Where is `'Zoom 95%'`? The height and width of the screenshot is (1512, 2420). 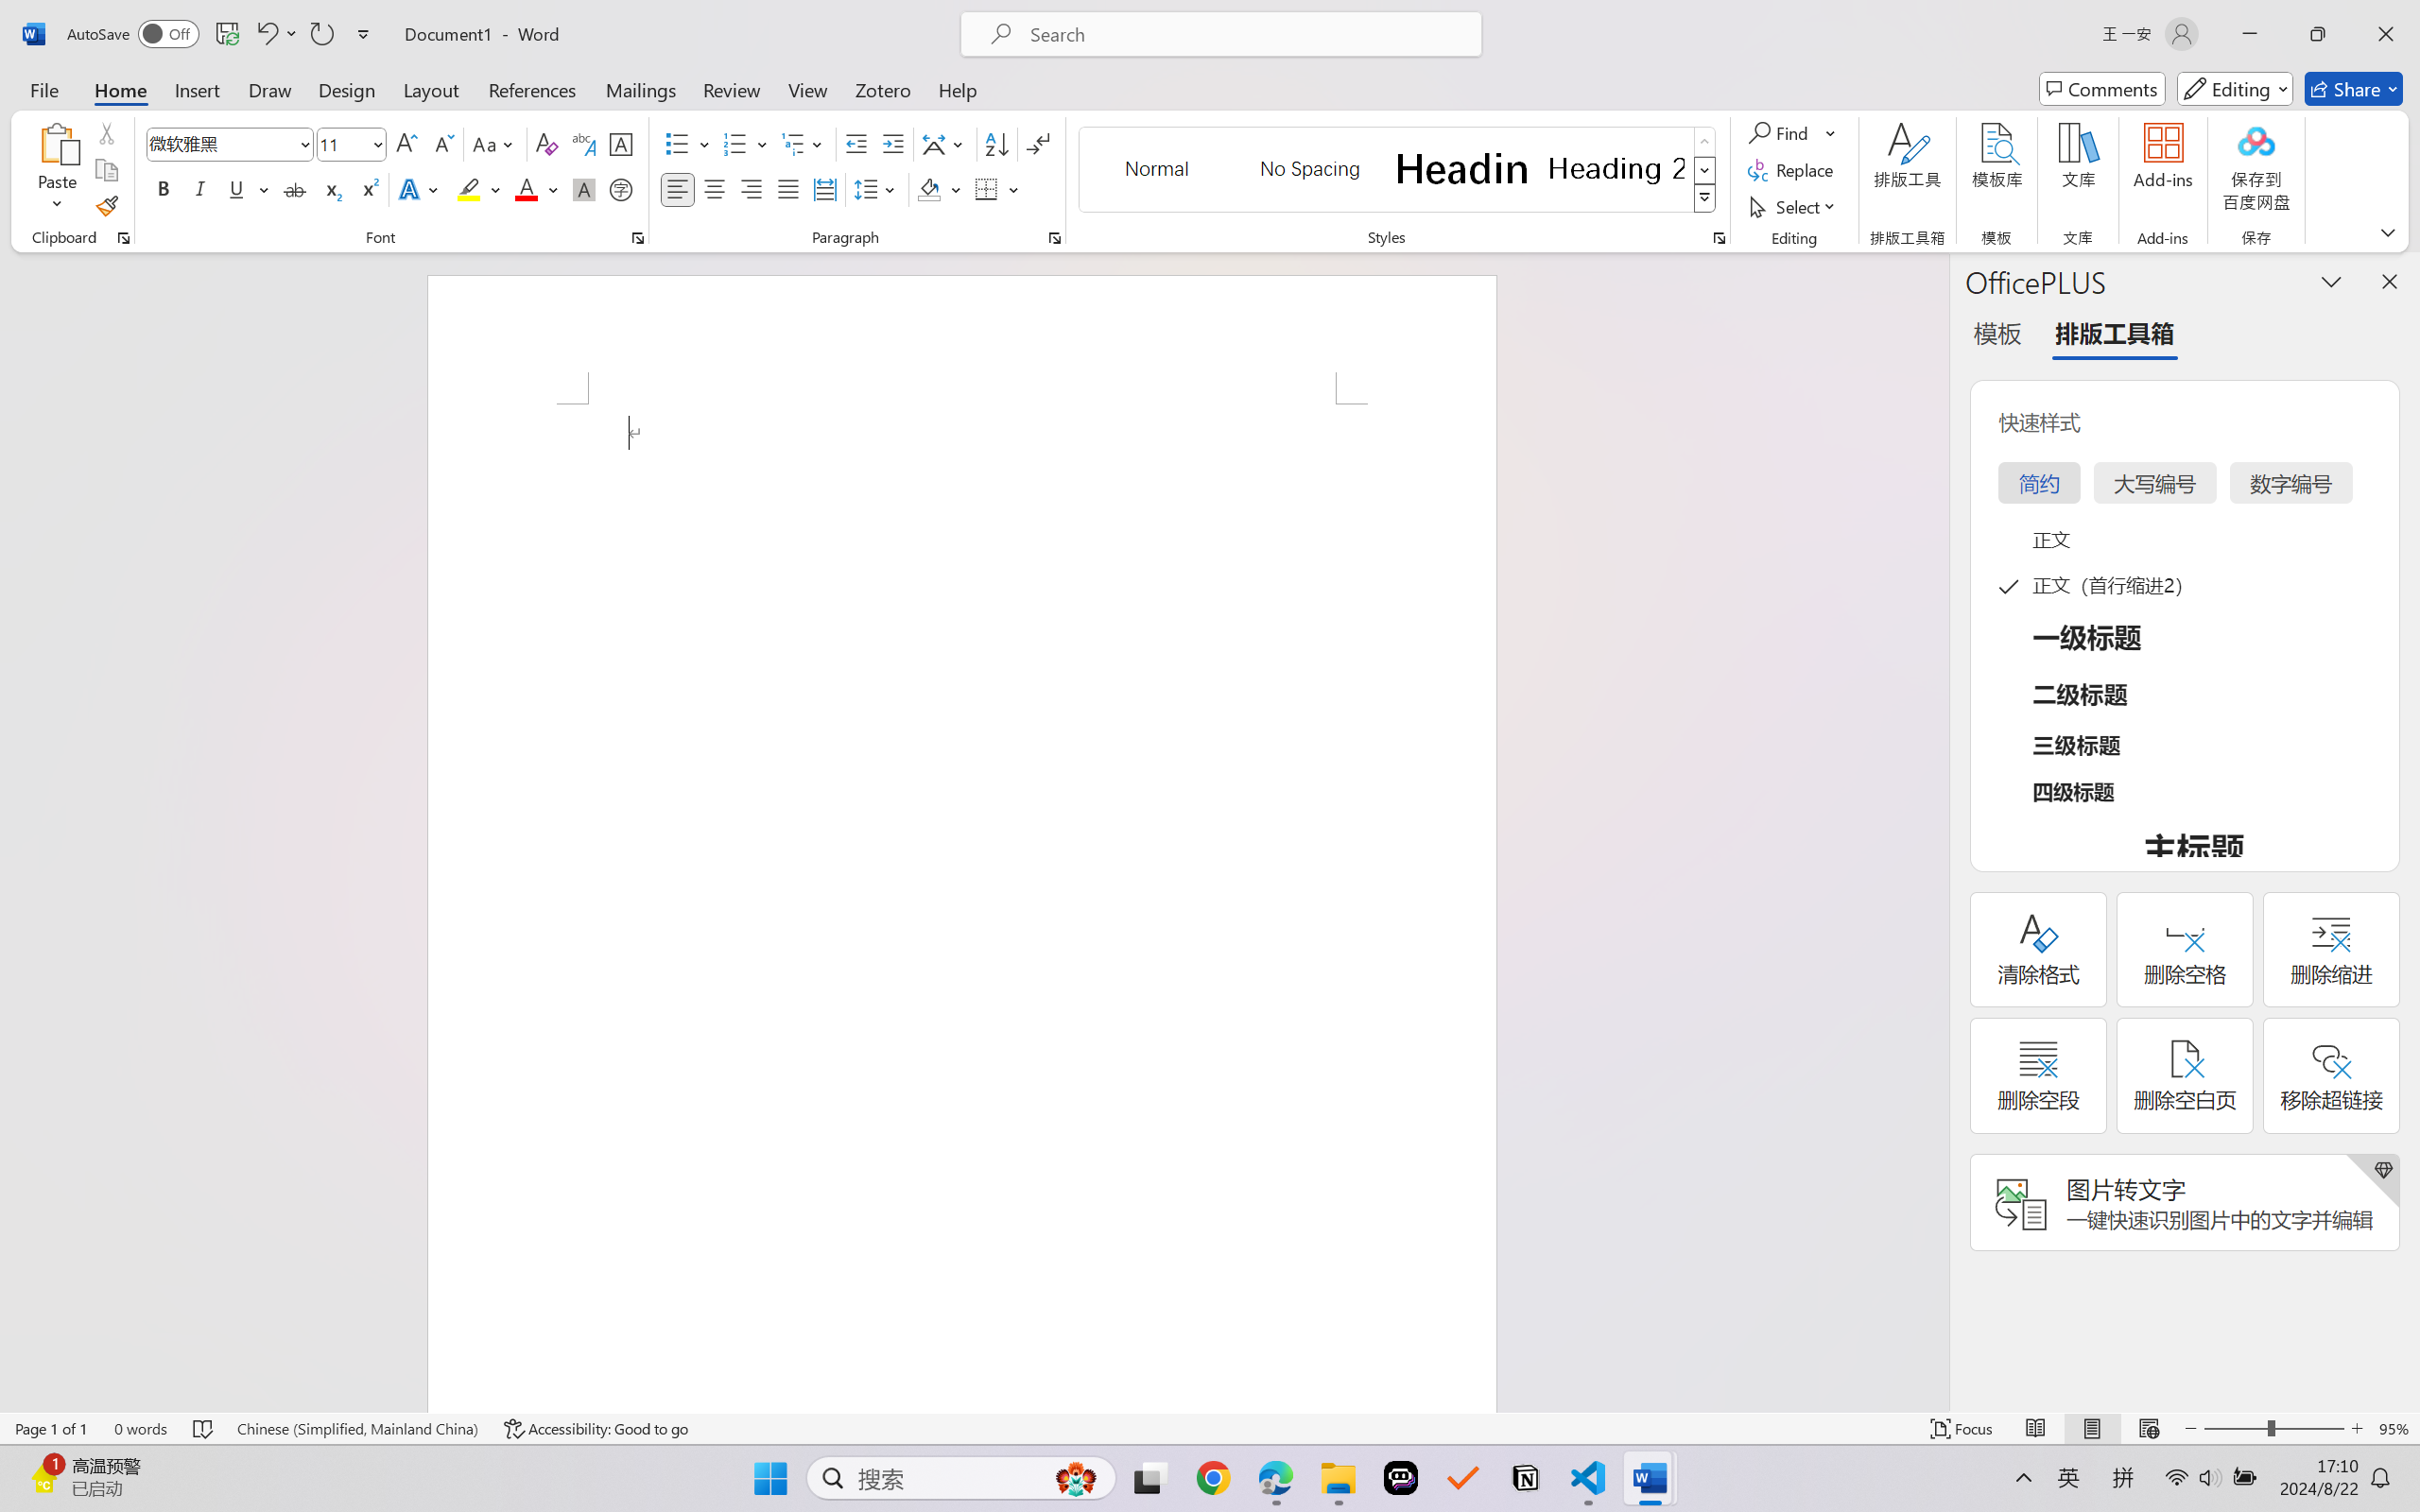 'Zoom 95%' is located at coordinates (2394, 1428).